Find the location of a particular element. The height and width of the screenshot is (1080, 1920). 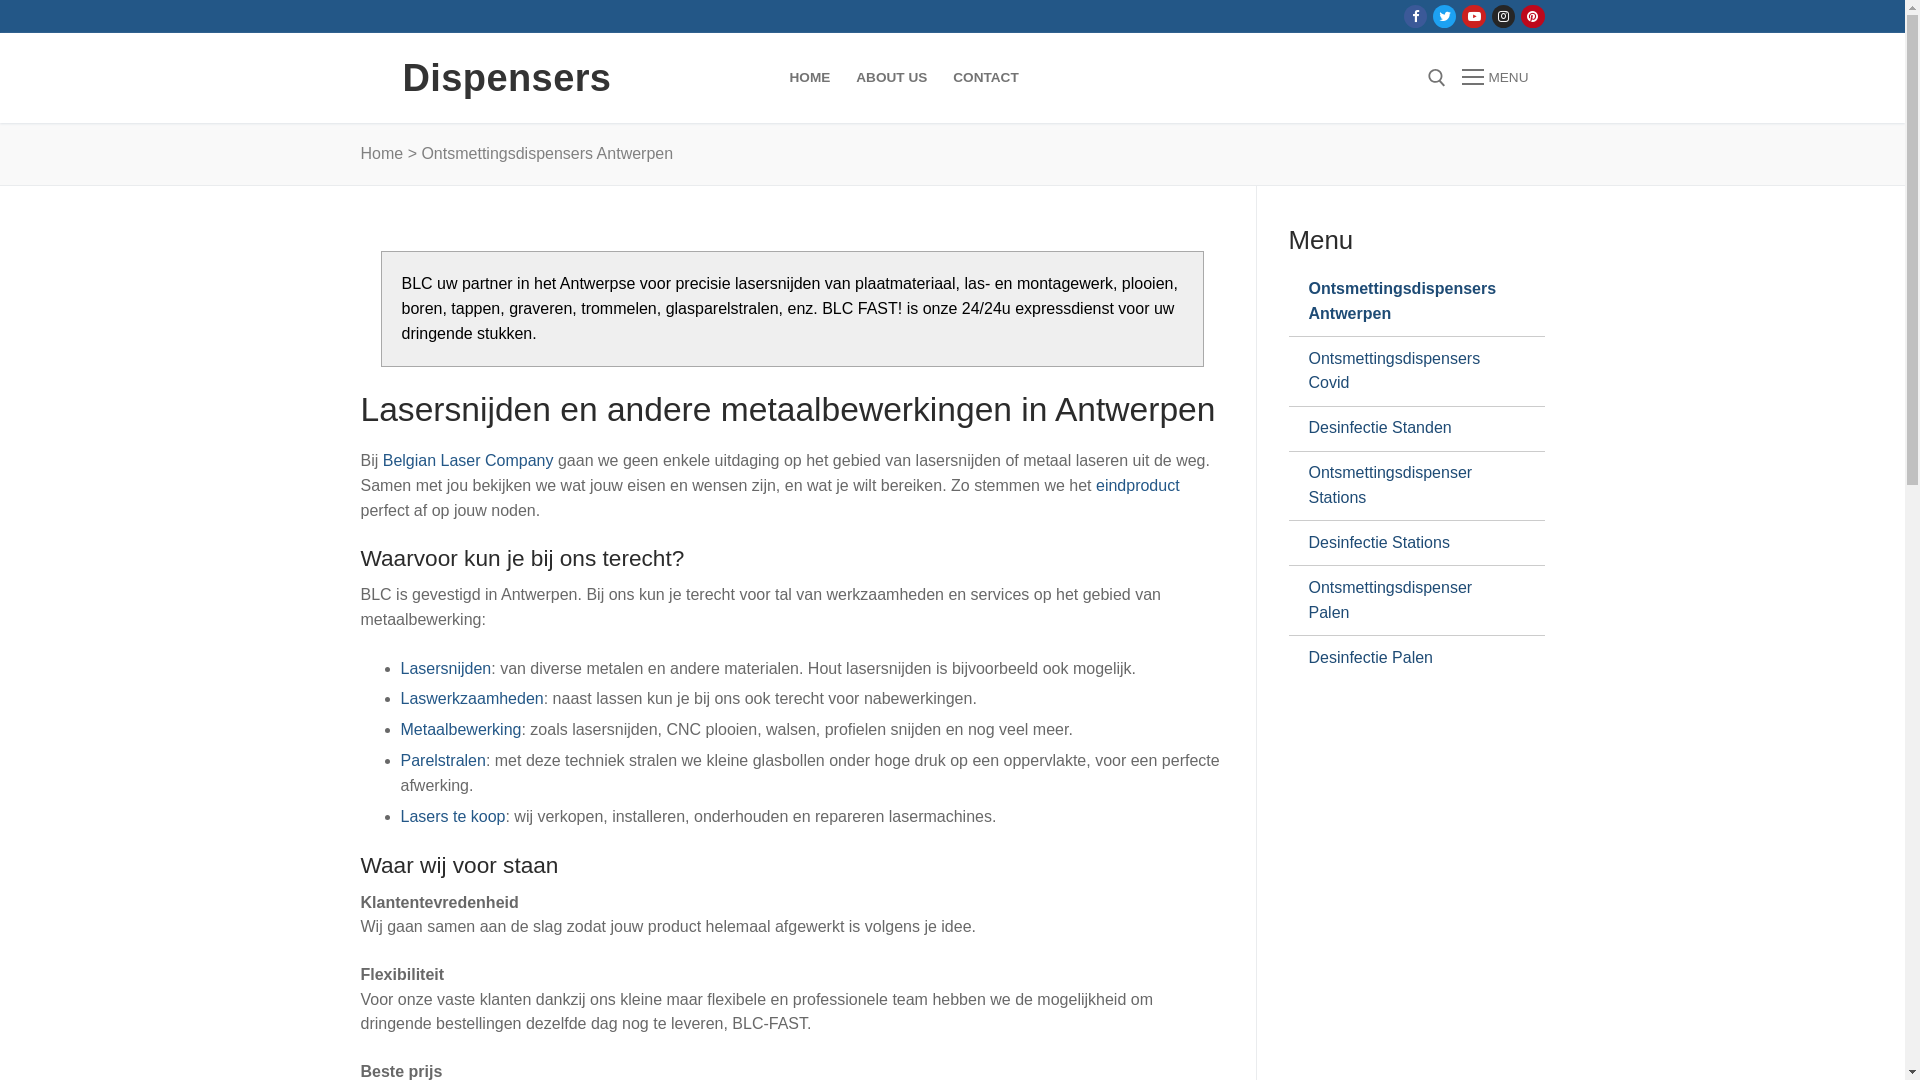

'Facebook' is located at coordinates (1414, 16).